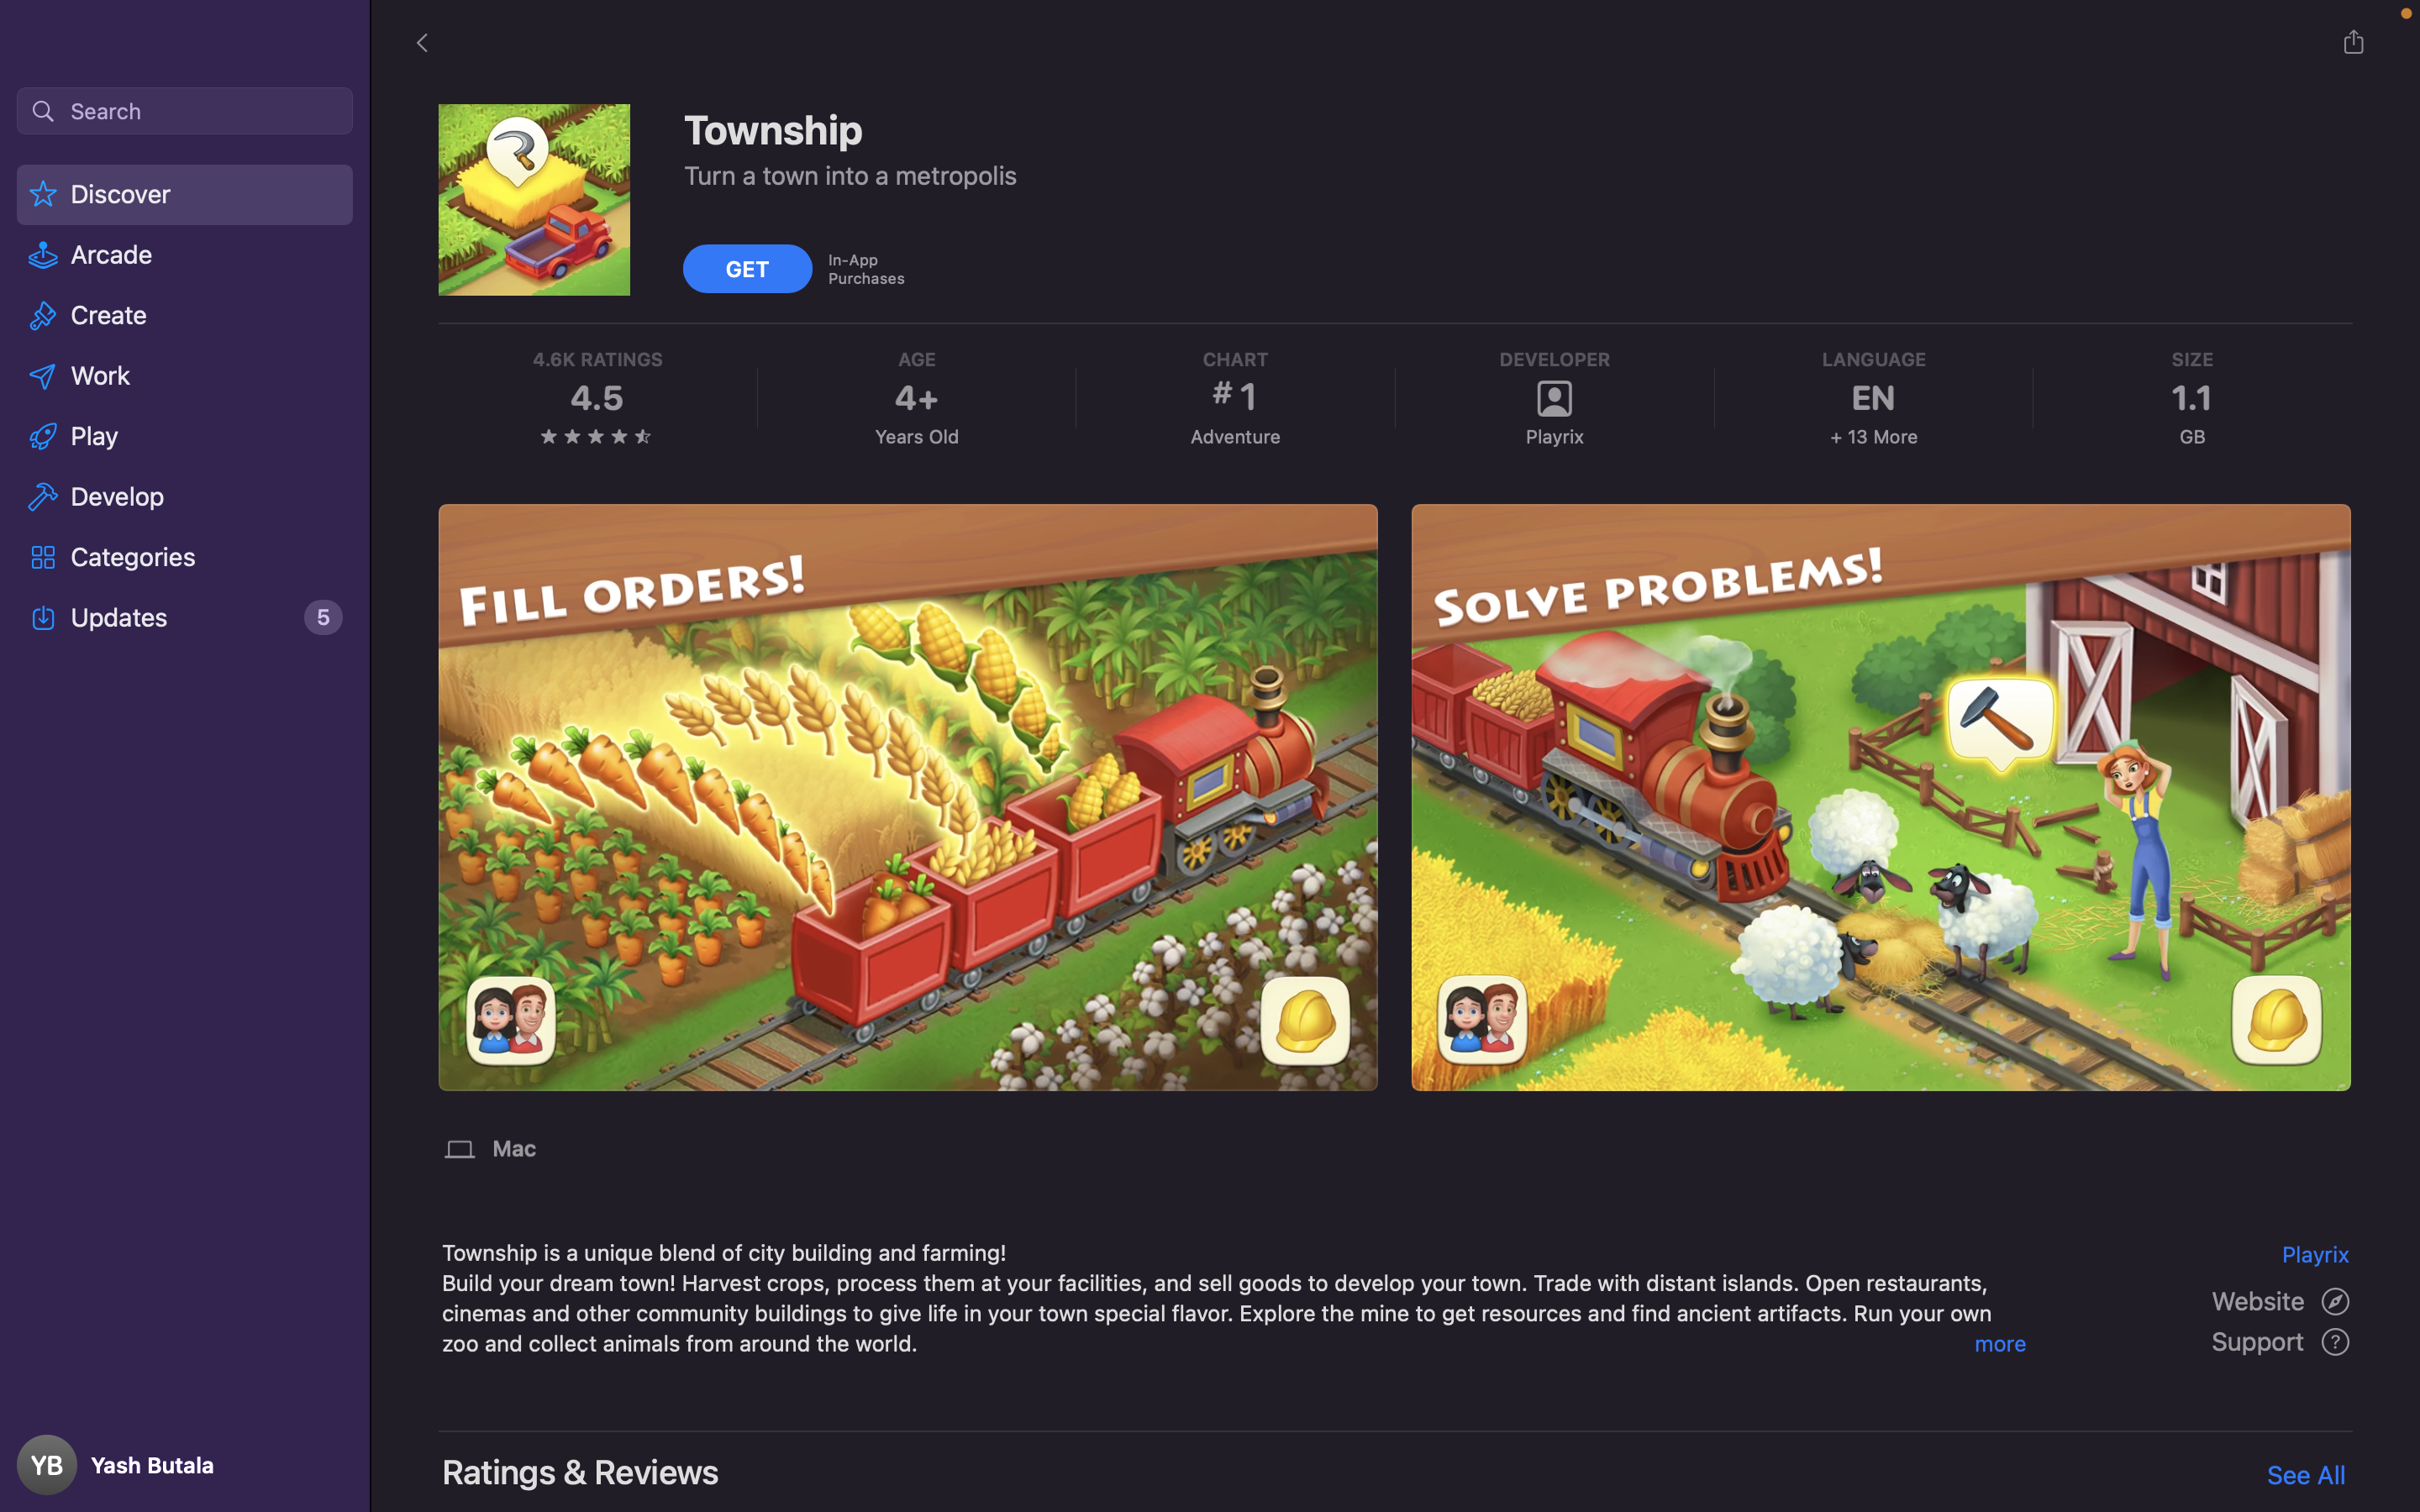 This screenshot has height=1512, width=2420. What do you see at coordinates (2352, 41) in the screenshot?
I see `the "share" button and then select the "Facebook" option to share the application on Facebook` at bounding box center [2352, 41].